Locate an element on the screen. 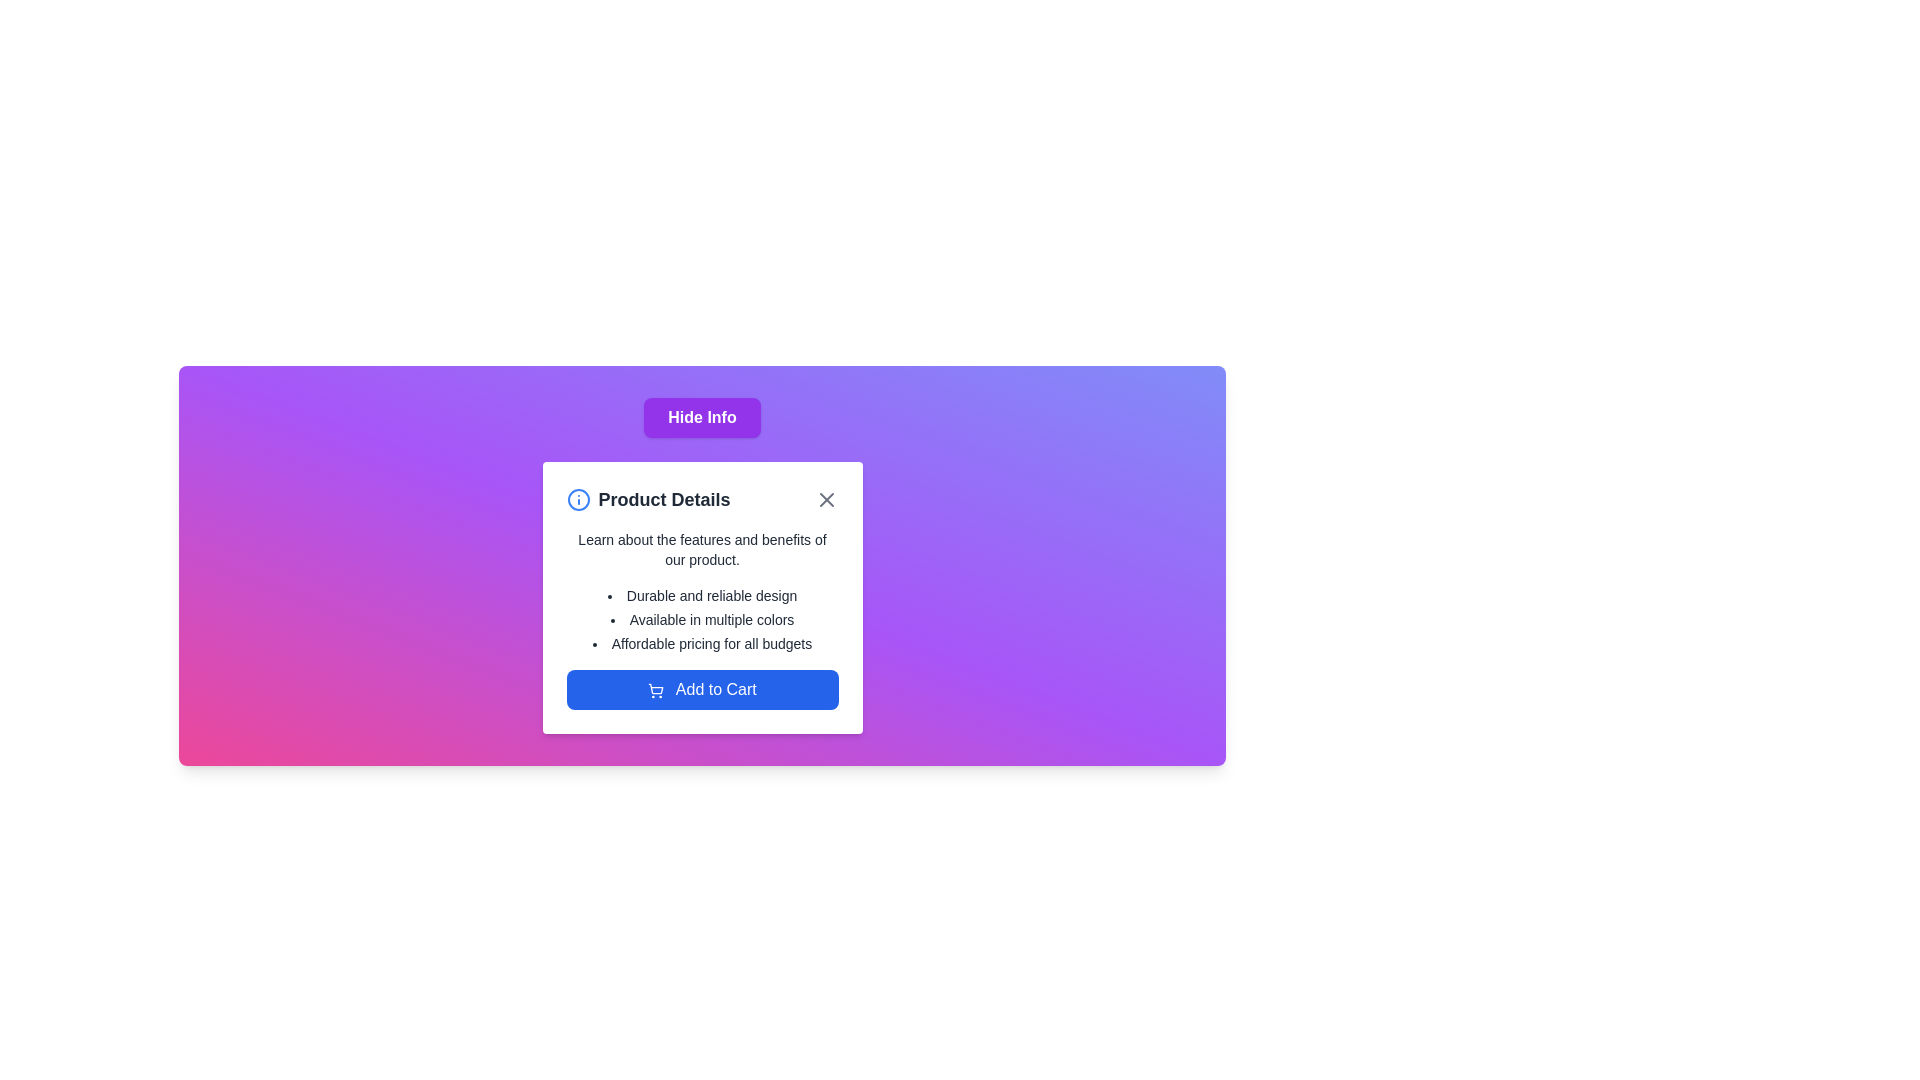  the 'Add to Cart' button located at the bottom of the 'Product Details' card is located at coordinates (702, 689).